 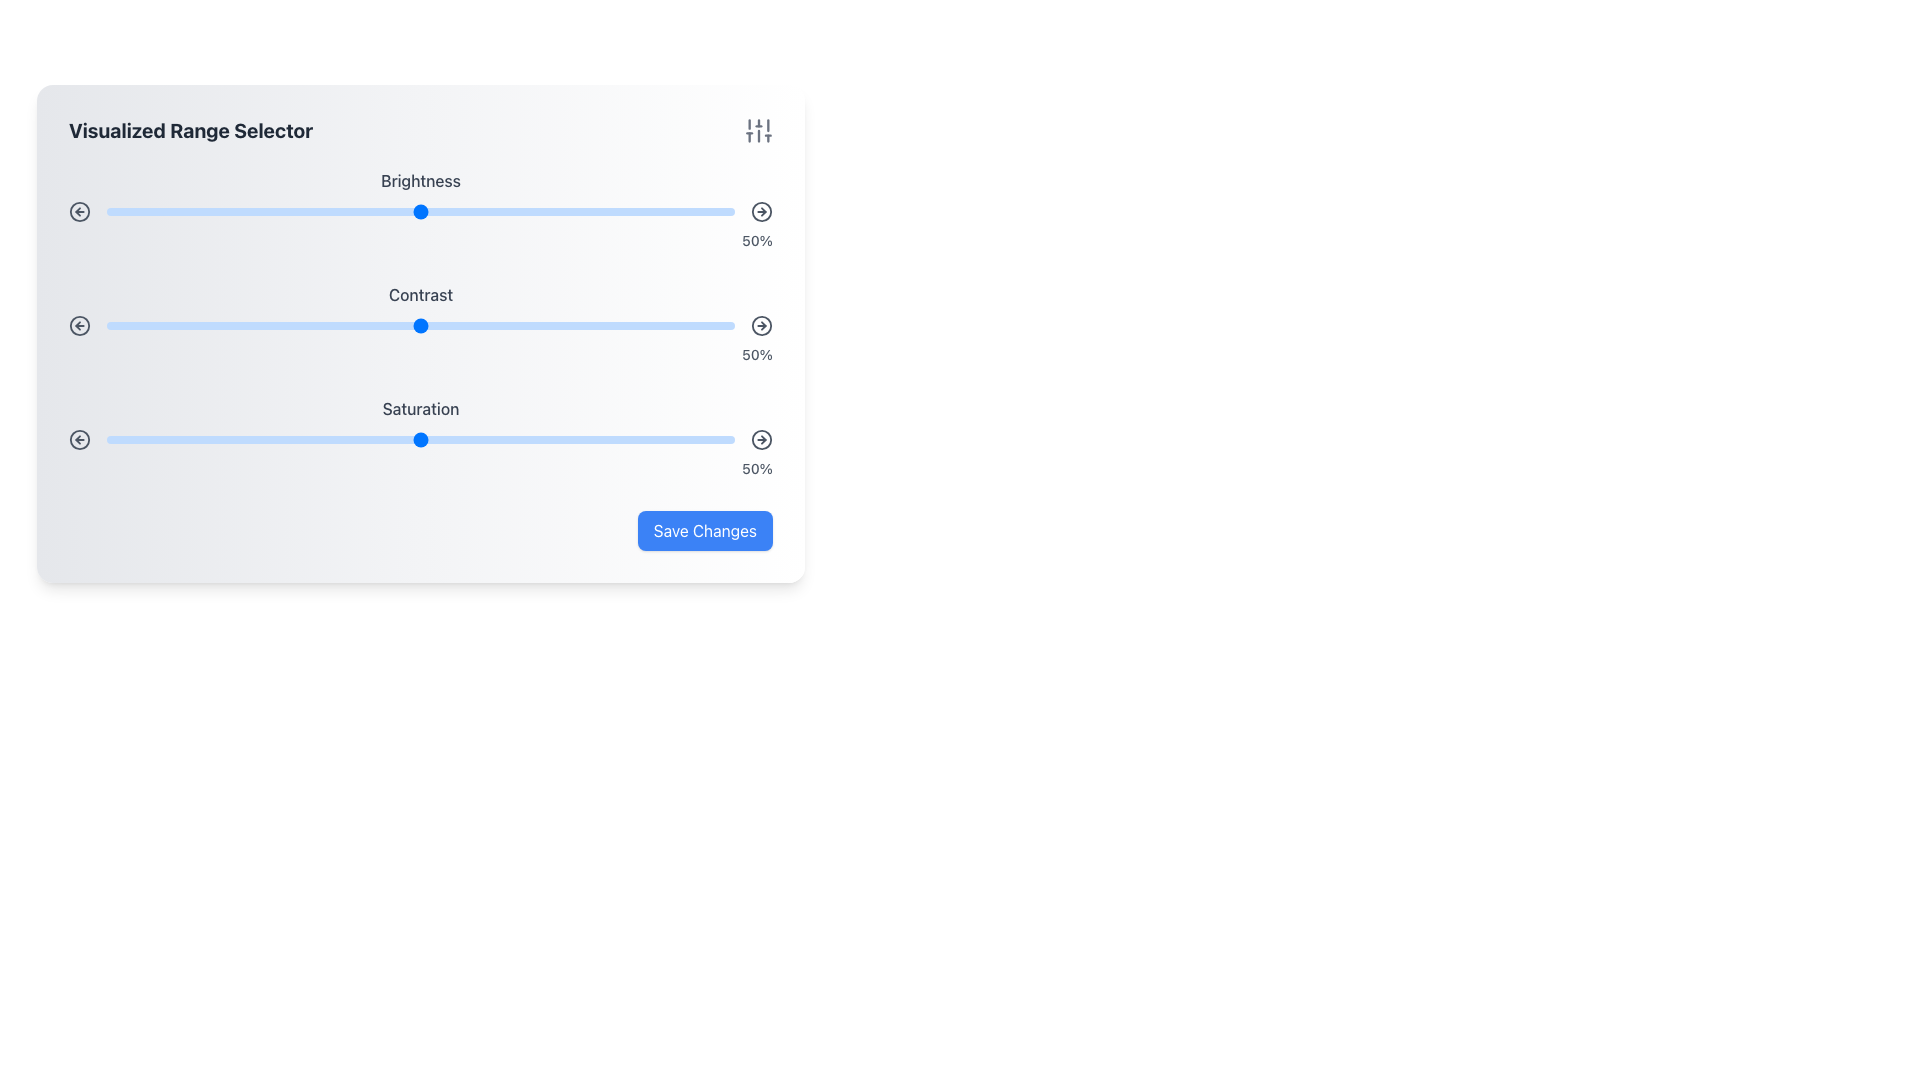 I want to click on the brightness, so click(x=515, y=212).